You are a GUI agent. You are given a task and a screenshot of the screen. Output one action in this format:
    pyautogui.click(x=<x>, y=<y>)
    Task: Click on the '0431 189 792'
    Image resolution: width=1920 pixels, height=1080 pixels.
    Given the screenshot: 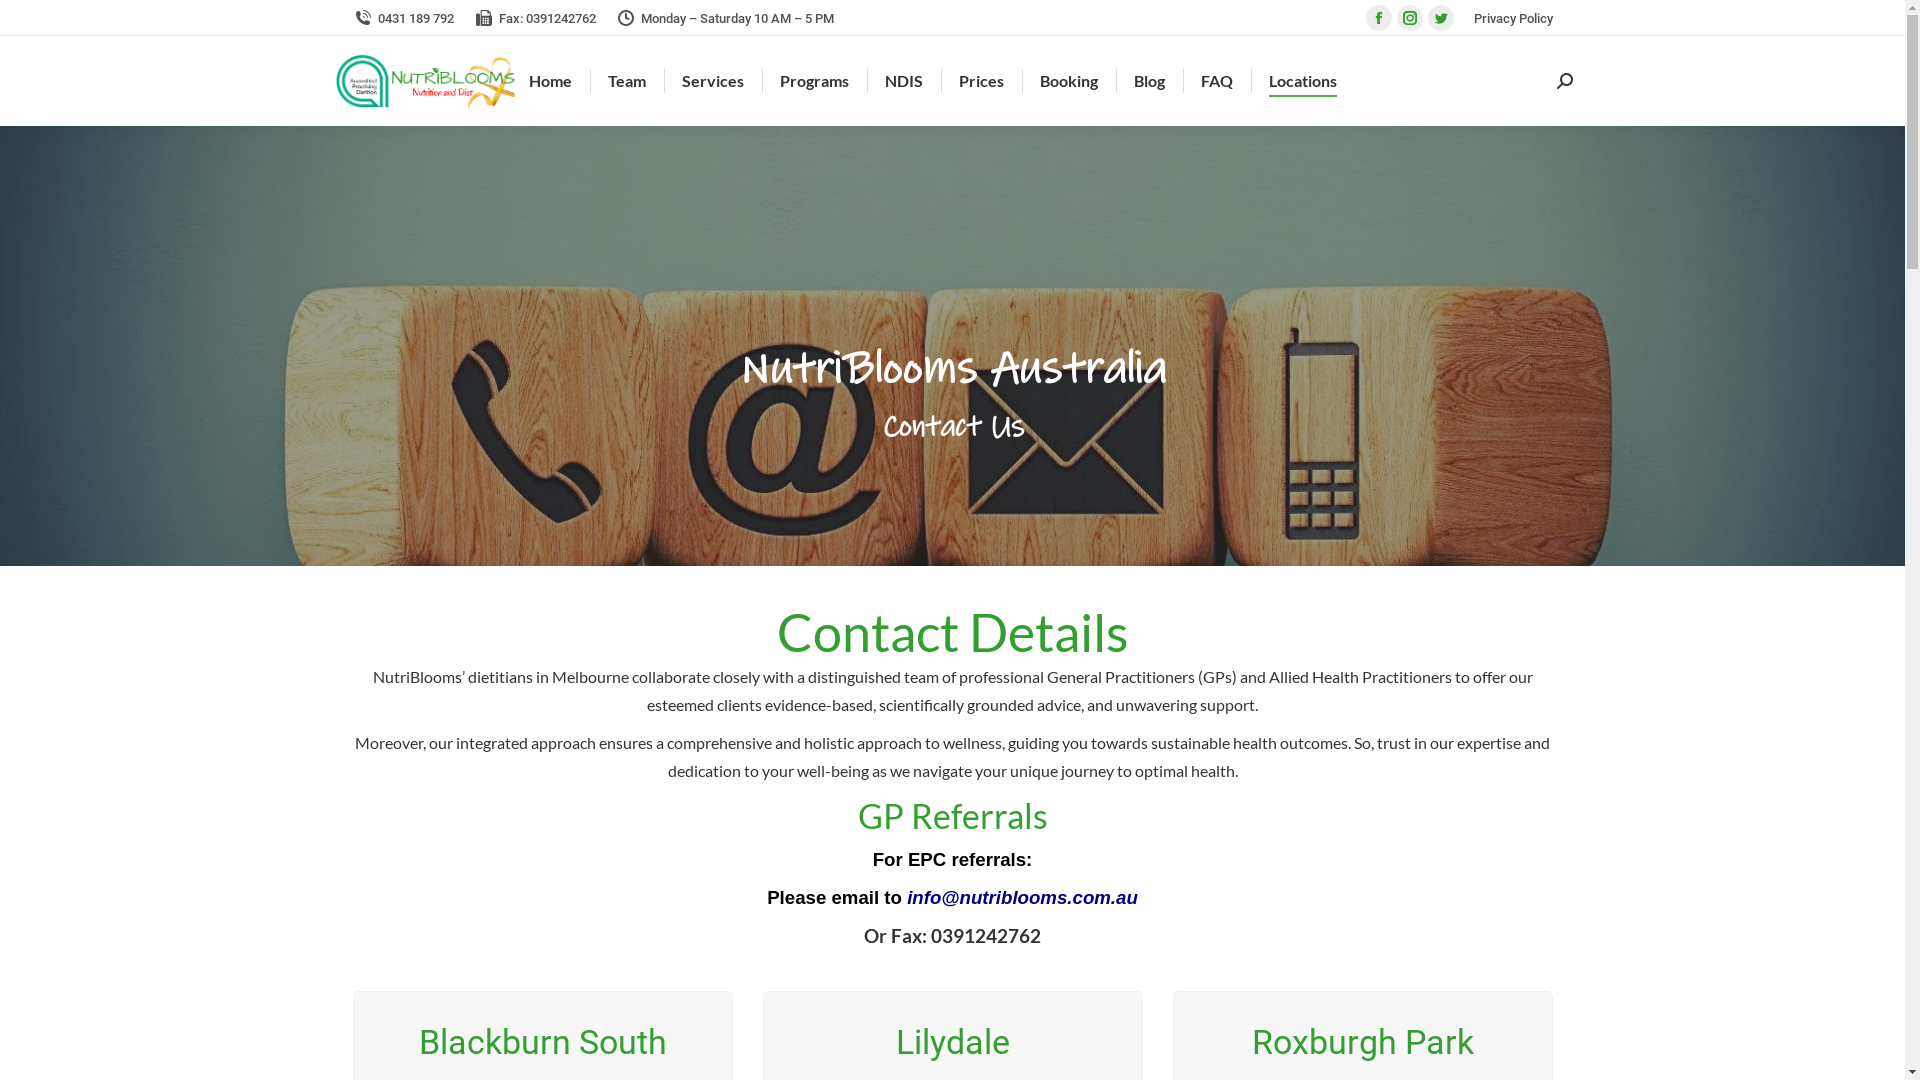 What is the action you would take?
    pyautogui.click(x=401, y=17)
    